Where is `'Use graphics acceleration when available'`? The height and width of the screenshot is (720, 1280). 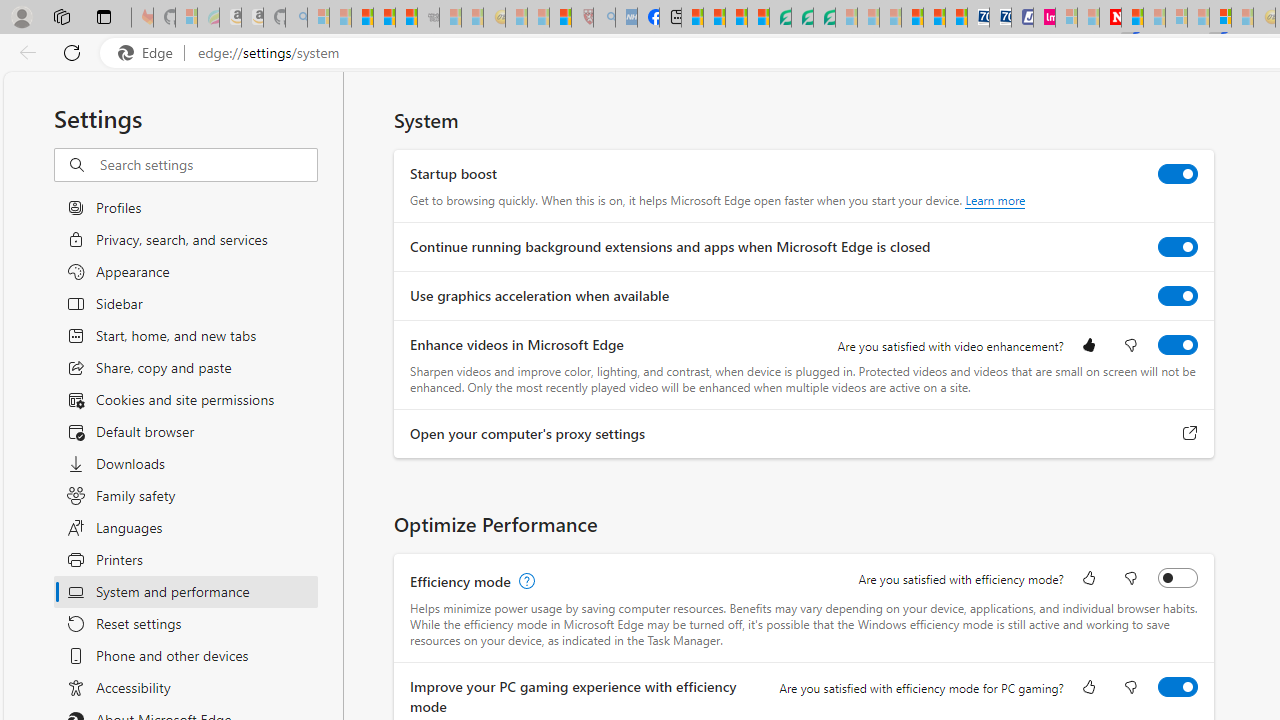
'Use graphics acceleration when available' is located at coordinates (1178, 295).